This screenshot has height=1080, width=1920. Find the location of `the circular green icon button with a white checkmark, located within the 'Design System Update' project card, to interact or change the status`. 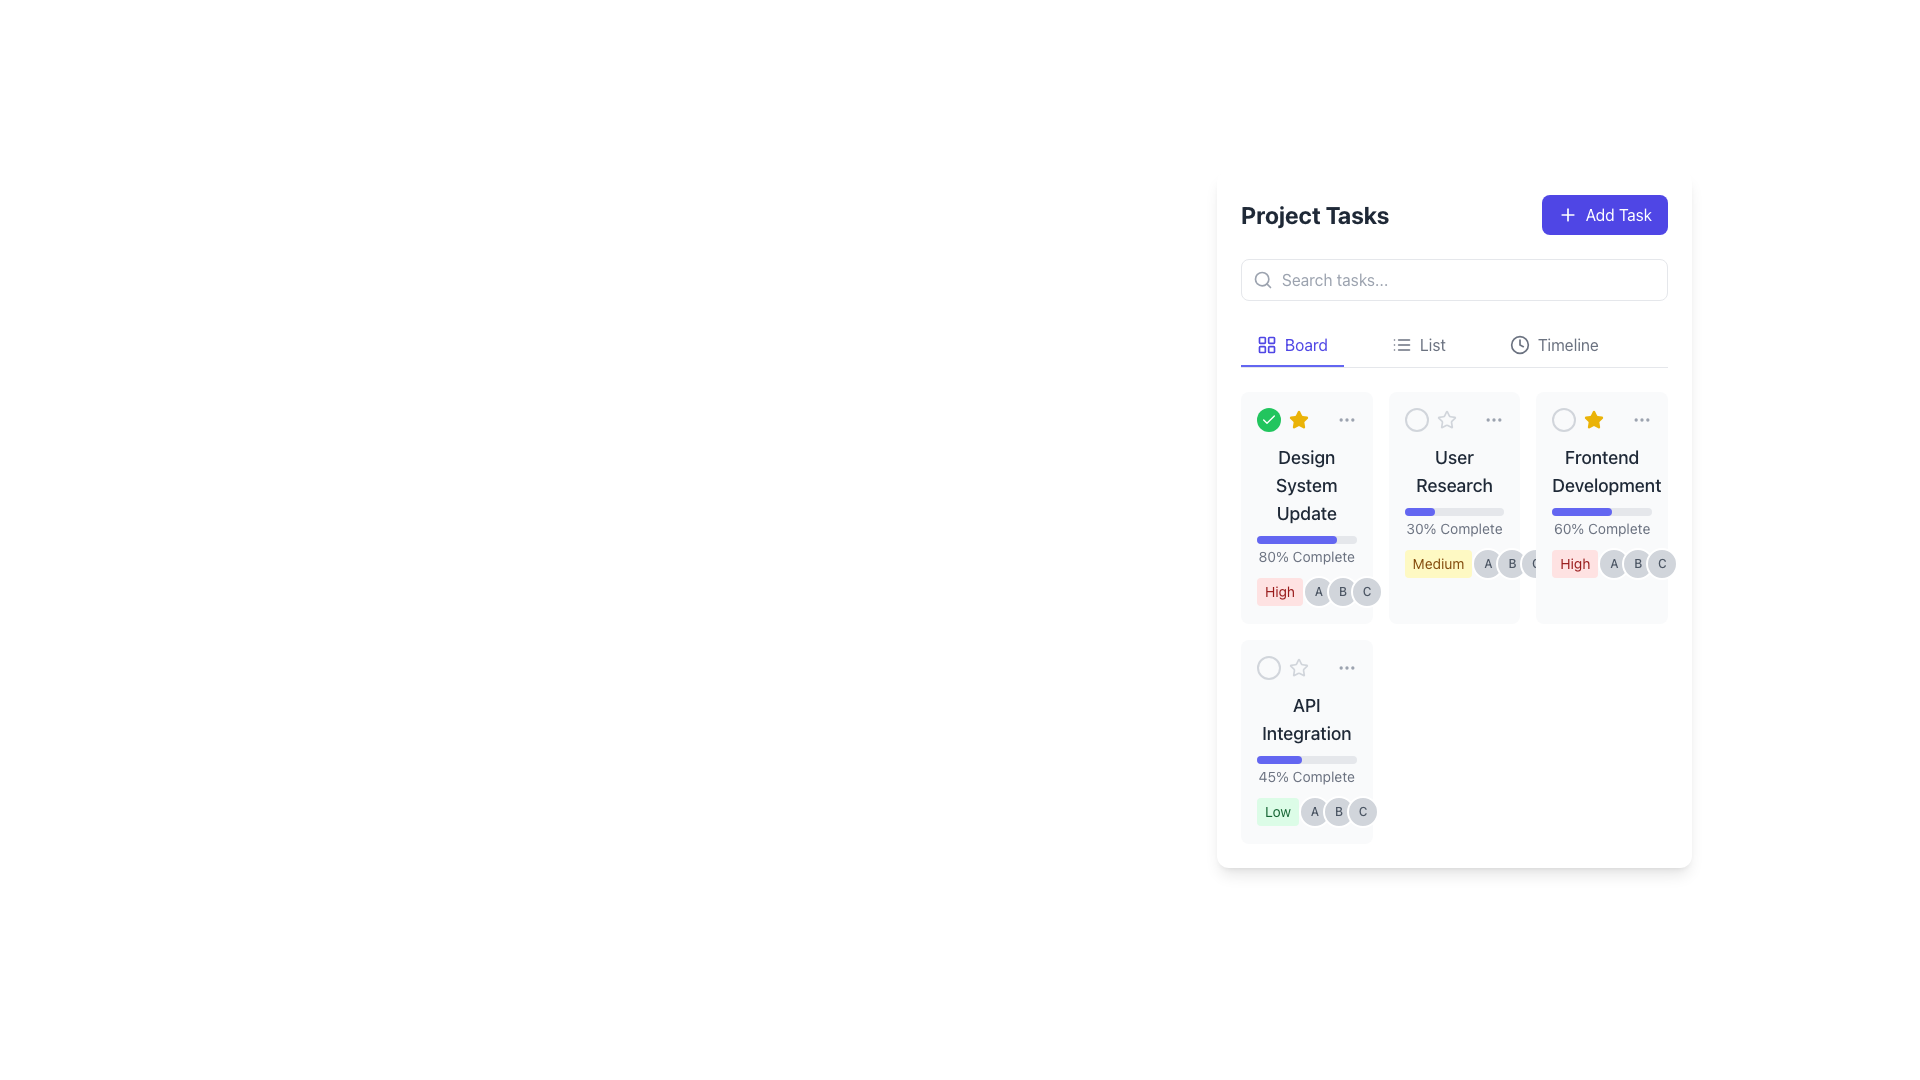

the circular green icon button with a white checkmark, located within the 'Design System Update' project card, to interact or change the status is located at coordinates (1267, 419).